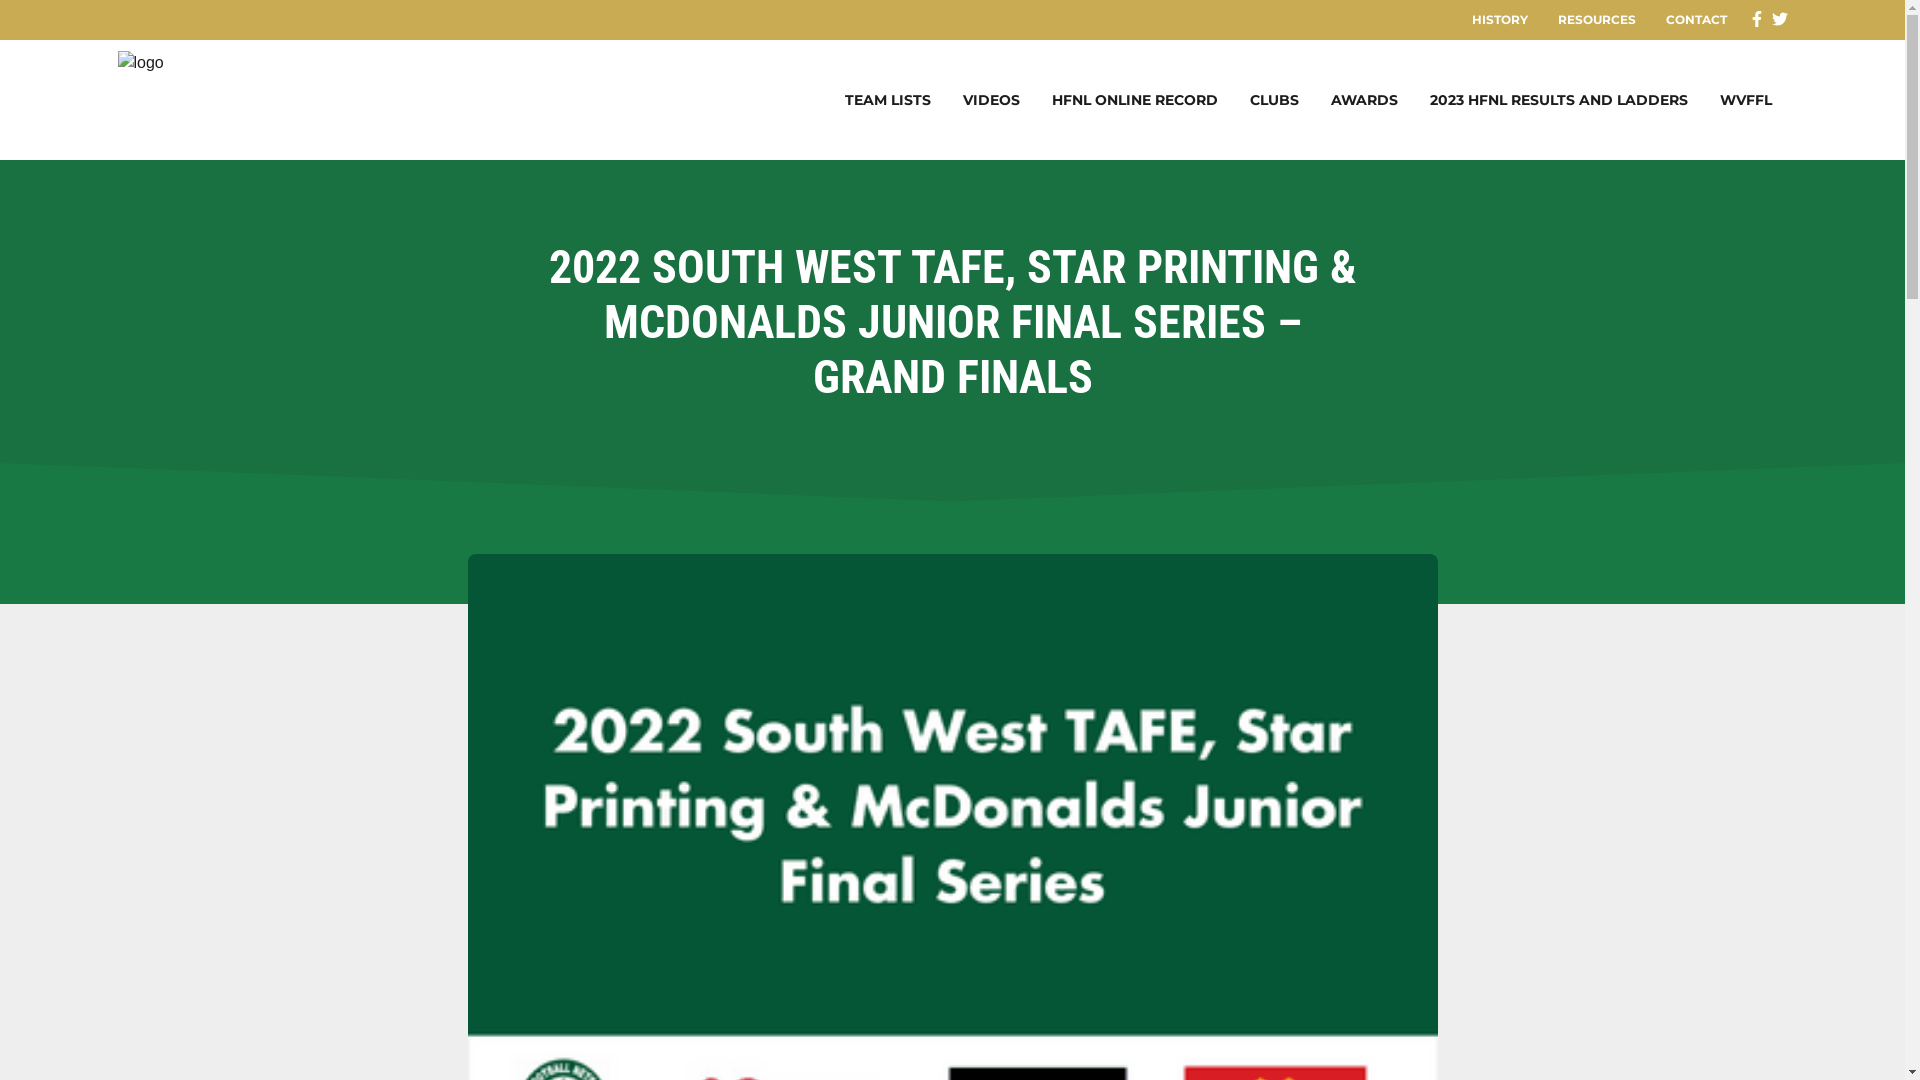 This screenshot has width=1920, height=1080. What do you see at coordinates (1558, 100) in the screenshot?
I see `'2023 HFNL RESULTS AND LADDERS'` at bounding box center [1558, 100].